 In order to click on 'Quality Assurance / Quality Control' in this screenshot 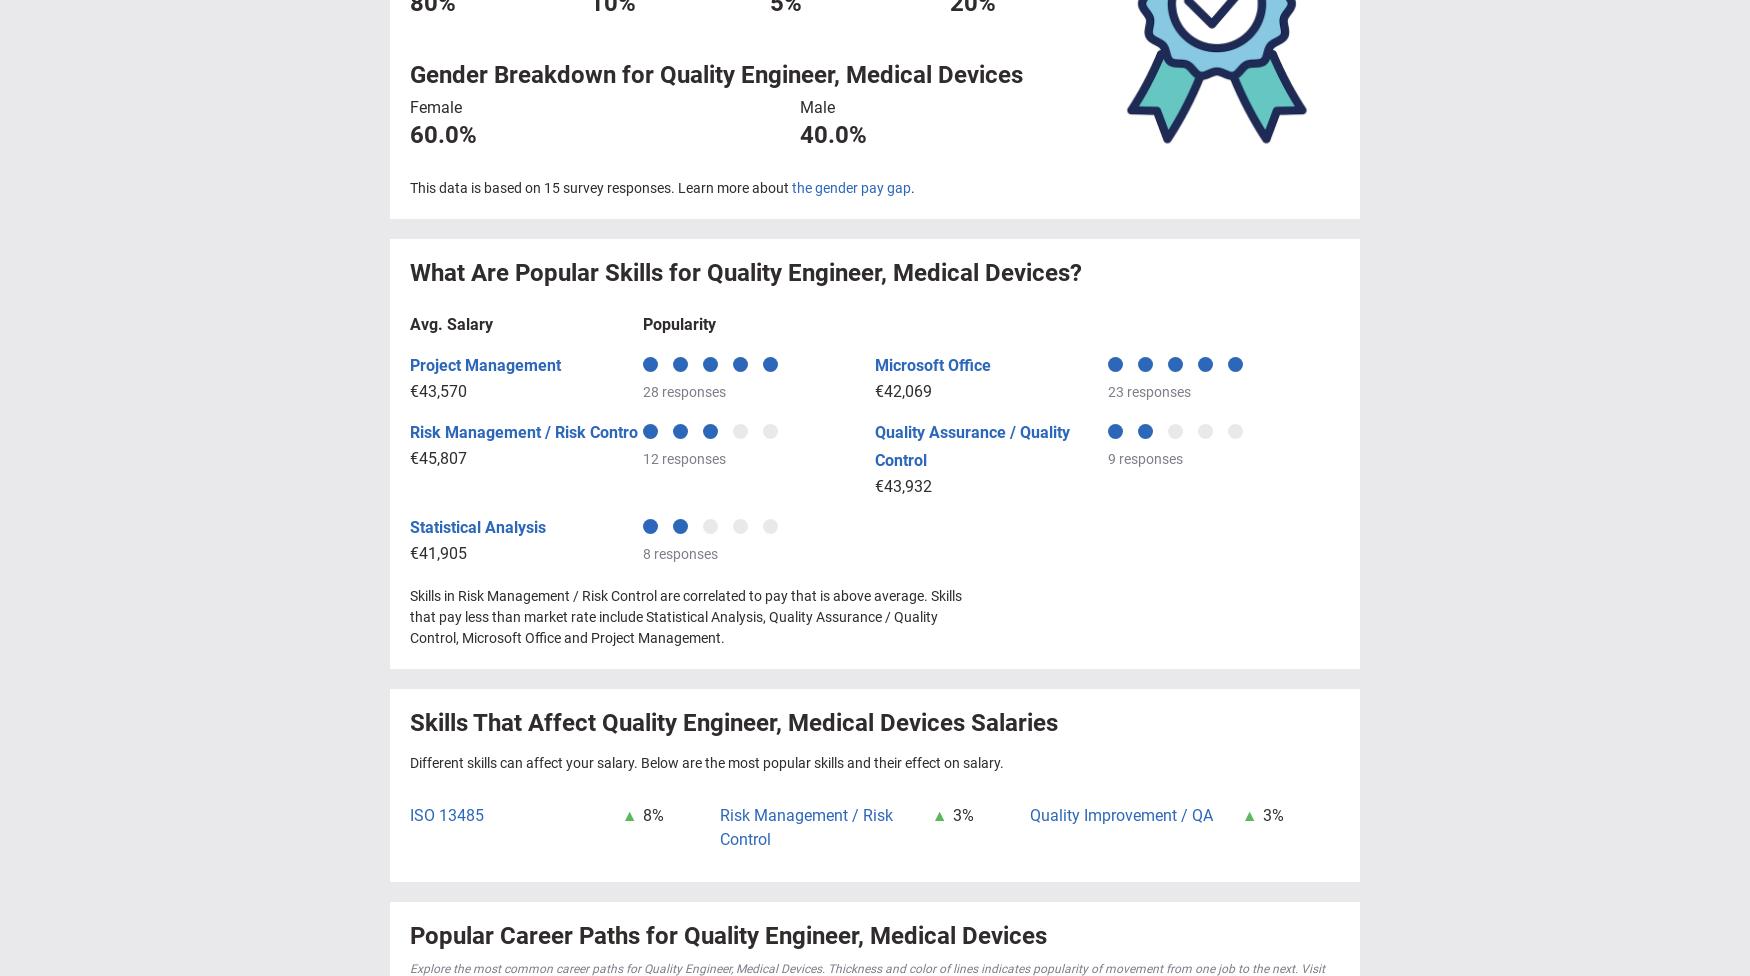, I will do `click(875, 444)`.